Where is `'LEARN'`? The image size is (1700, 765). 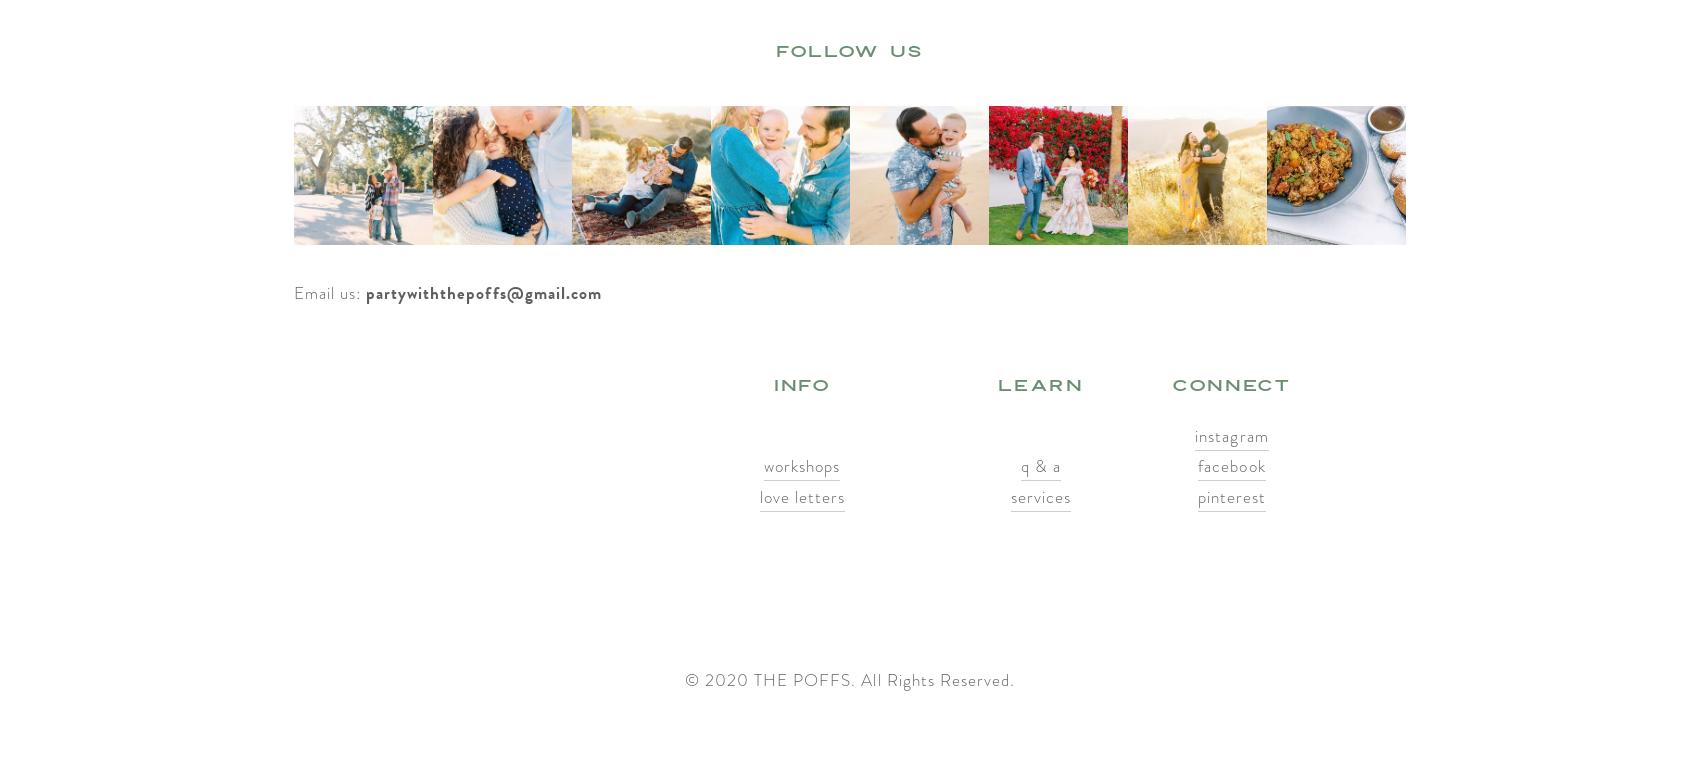 'LEARN' is located at coordinates (1039, 385).